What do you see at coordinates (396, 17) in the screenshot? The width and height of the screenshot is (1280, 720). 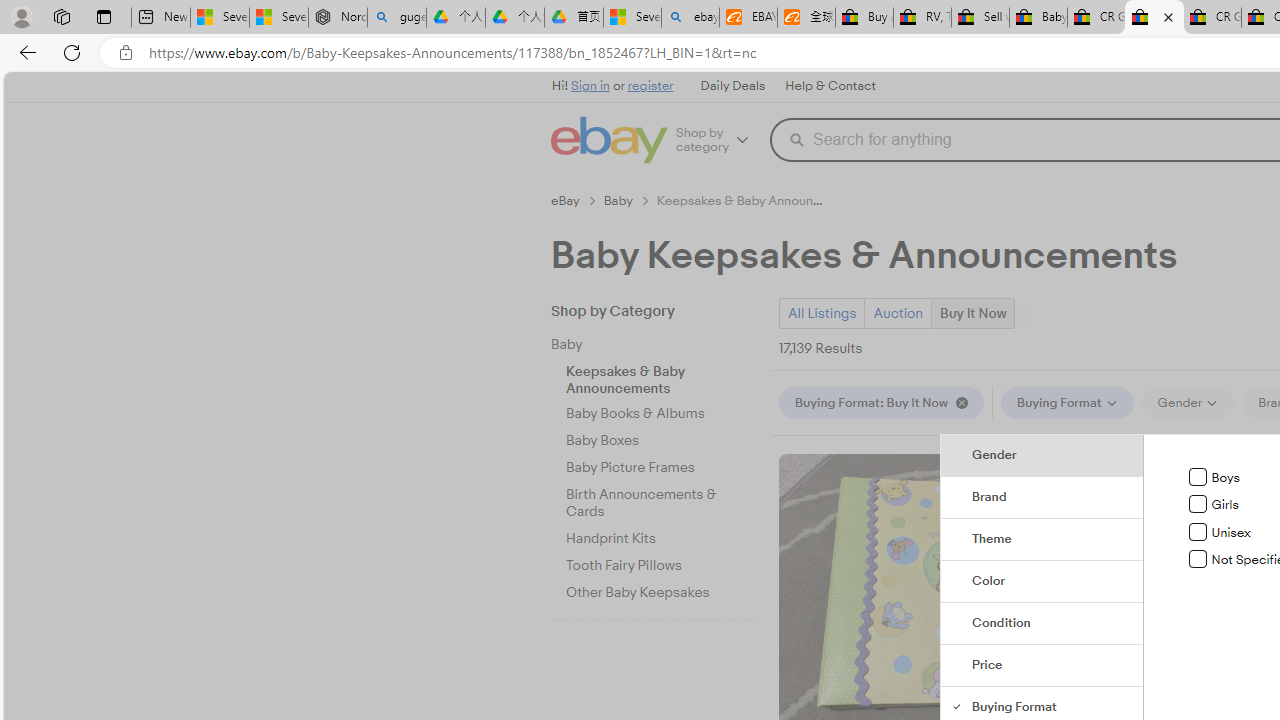 I see `'guge yunpan - Search'` at bounding box center [396, 17].